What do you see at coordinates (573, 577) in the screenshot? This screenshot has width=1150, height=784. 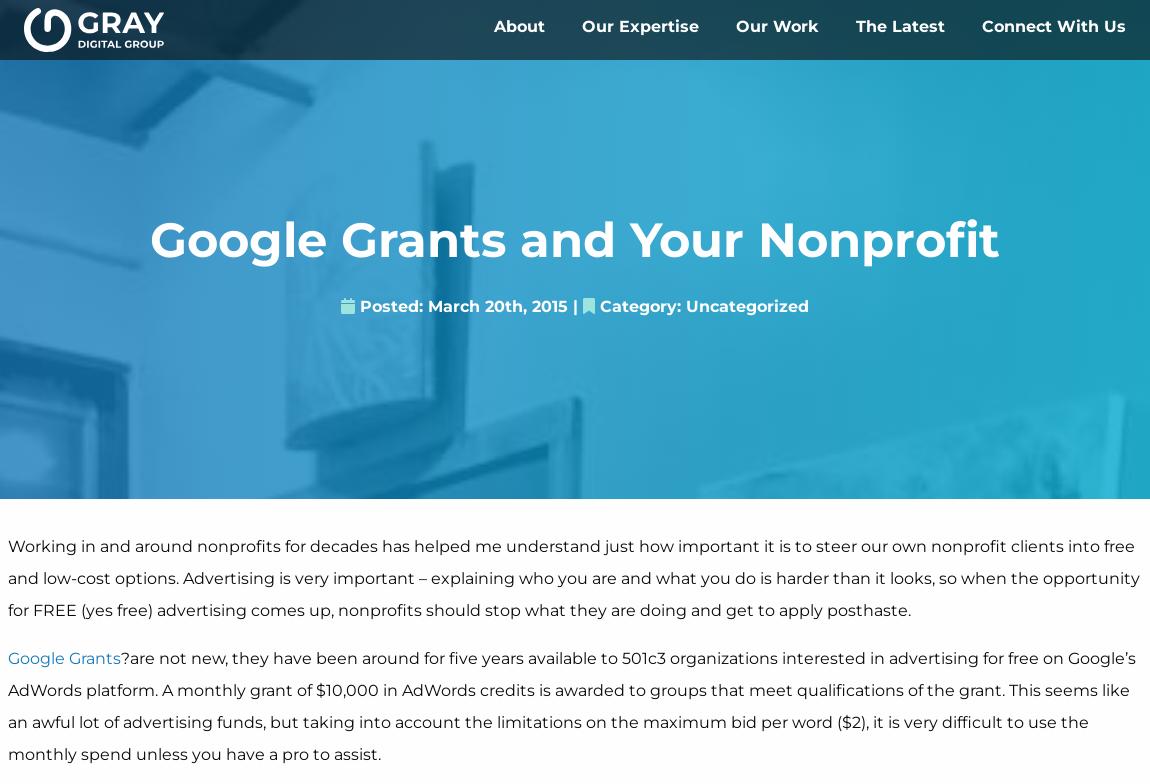 I see `'Working in and around nonprofits for decades has helped me understand just how important it is to steer our own nonprofit clients into free and low-cost options. Advertising is very important – explaining who you are and what you do is harder than it looks, so when the opportunity for FREE (yes free) advertising comes up, nonprofits should stop what they are doing and get to apply posthaste.'` at bounding box center [573, 577].